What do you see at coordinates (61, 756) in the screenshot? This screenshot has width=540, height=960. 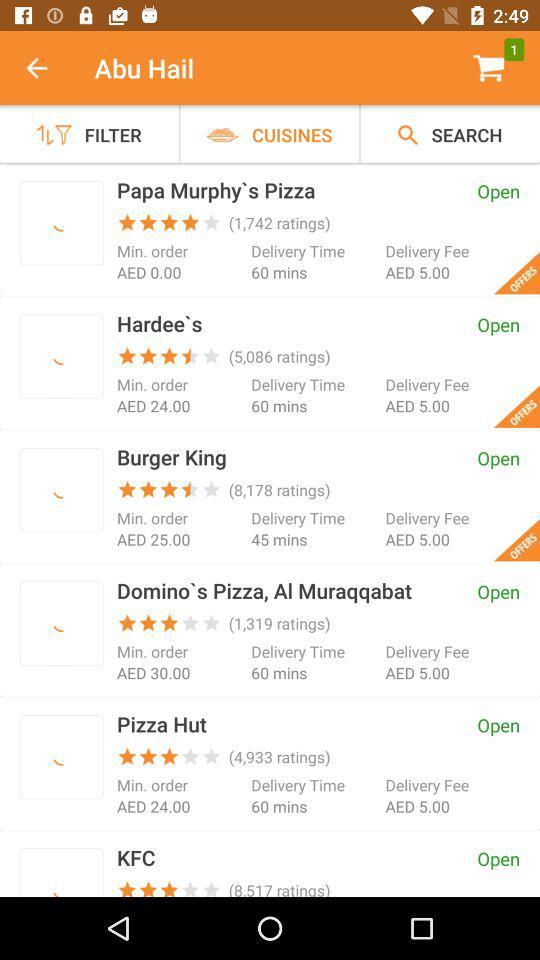 I see `the fast food are very tasty` at bounding box center [61, 756].